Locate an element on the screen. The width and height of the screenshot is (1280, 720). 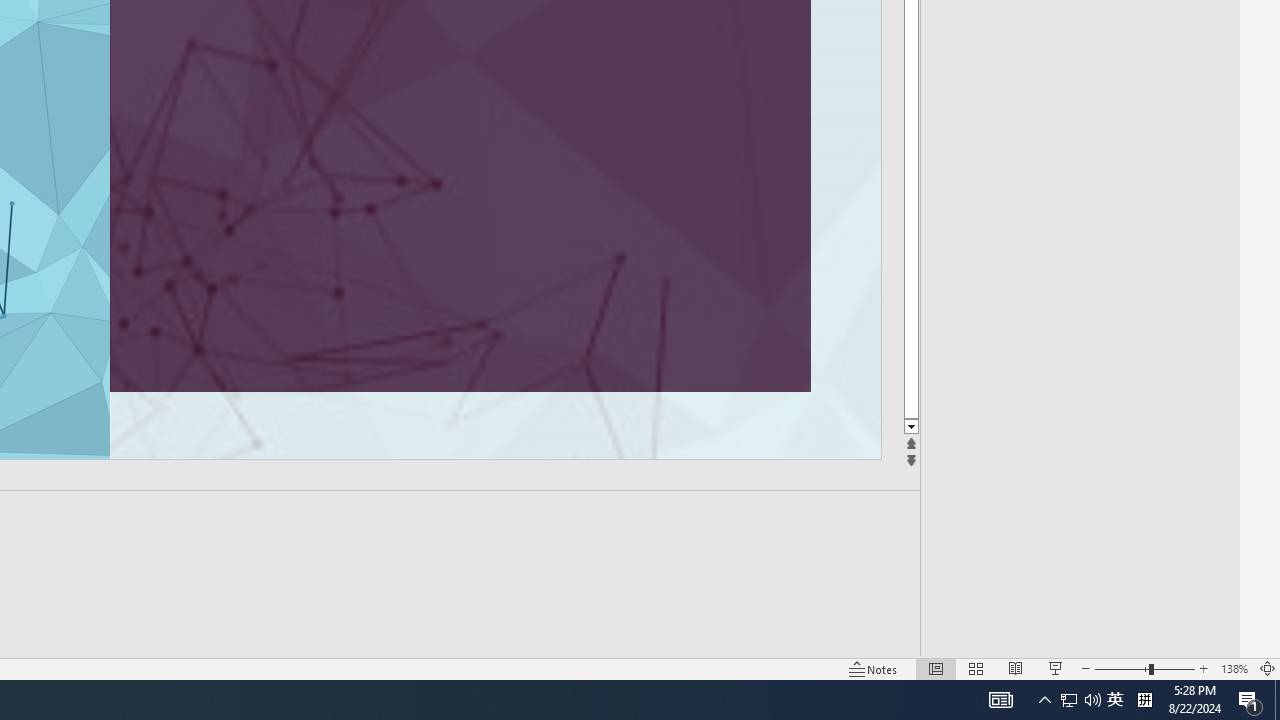
'Normal' is located at coordinates (935, 669).